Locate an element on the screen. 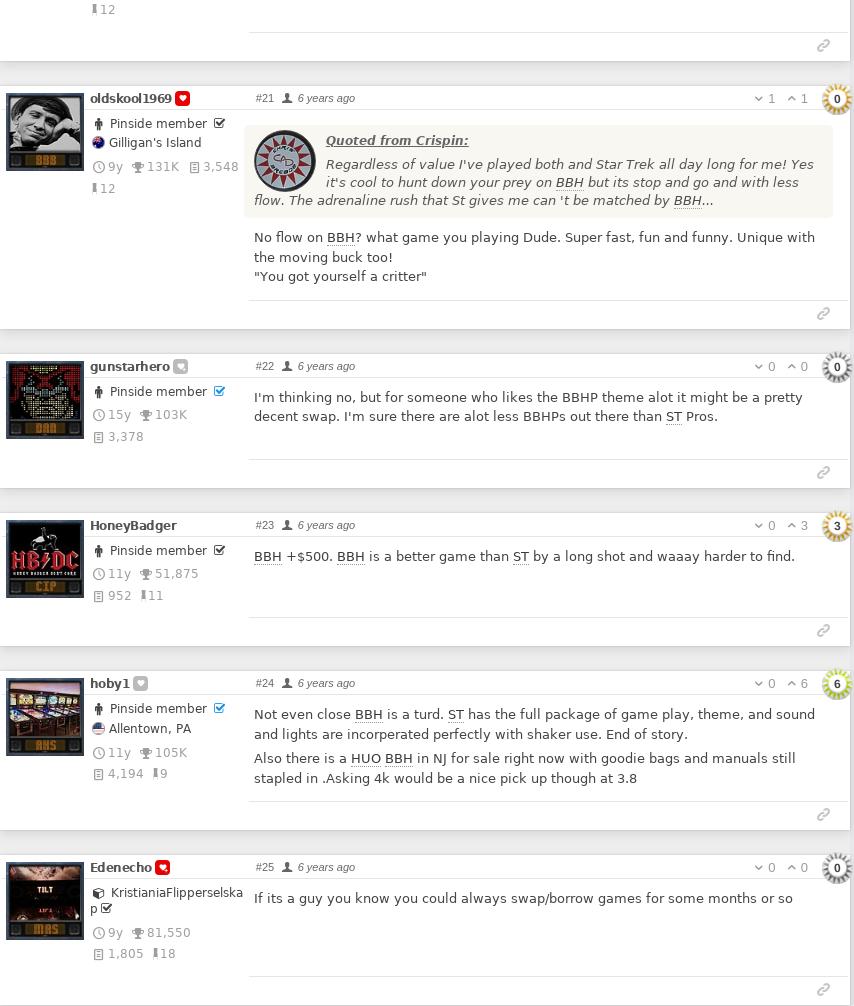 The image size is (854, 1006). '#24' is located at coordinates (263, 682).